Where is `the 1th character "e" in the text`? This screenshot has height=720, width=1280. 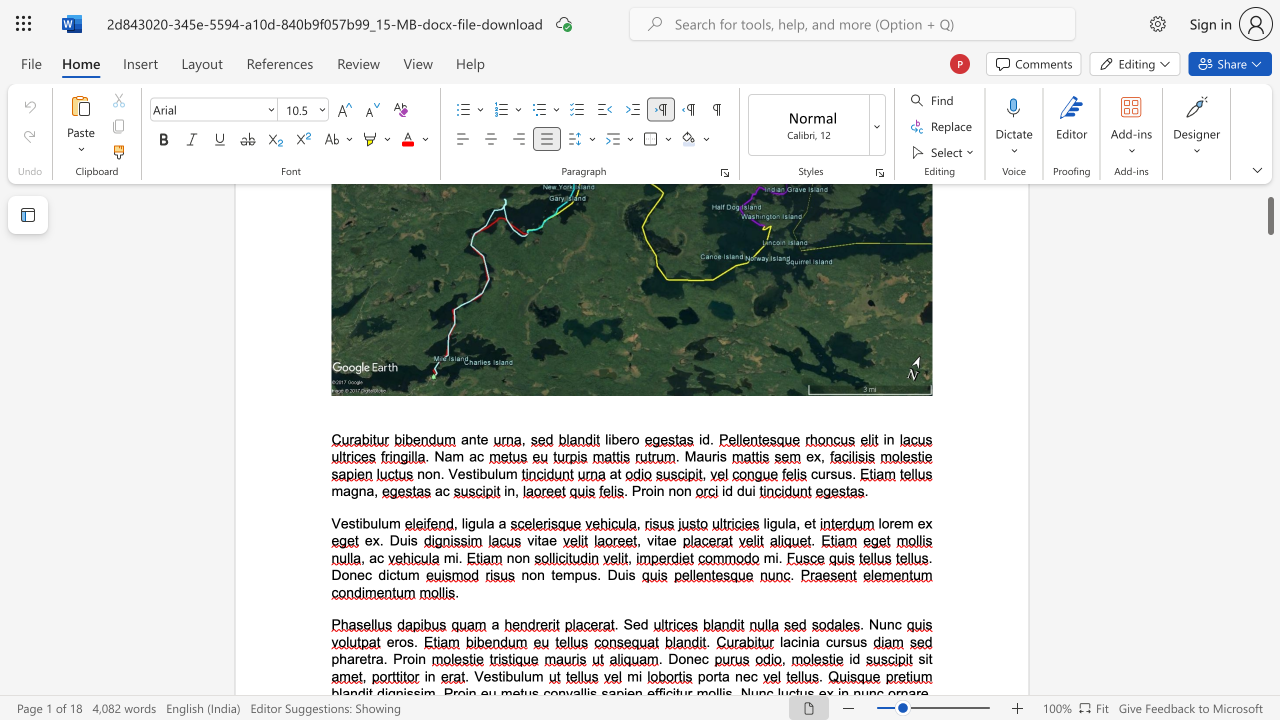 the 1th character "e" in the text is located at coordinates (559, 575).